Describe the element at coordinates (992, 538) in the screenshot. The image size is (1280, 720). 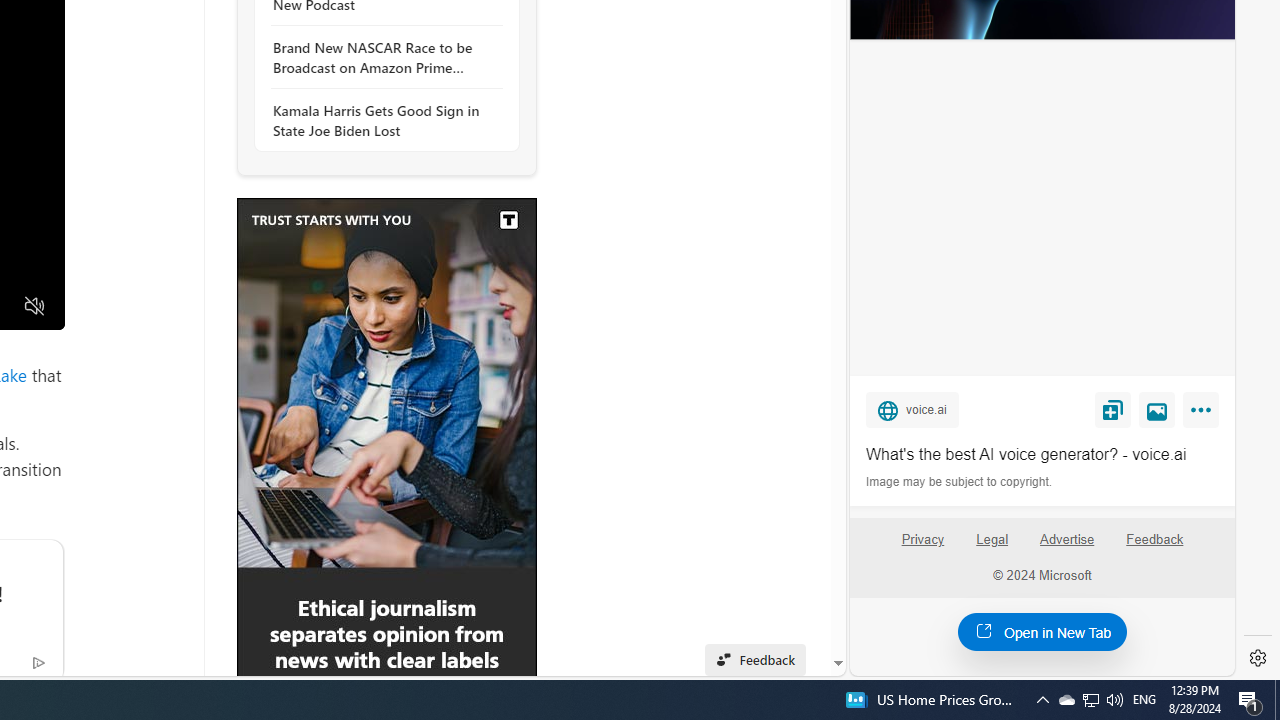
I see `'Legal'` at that location.